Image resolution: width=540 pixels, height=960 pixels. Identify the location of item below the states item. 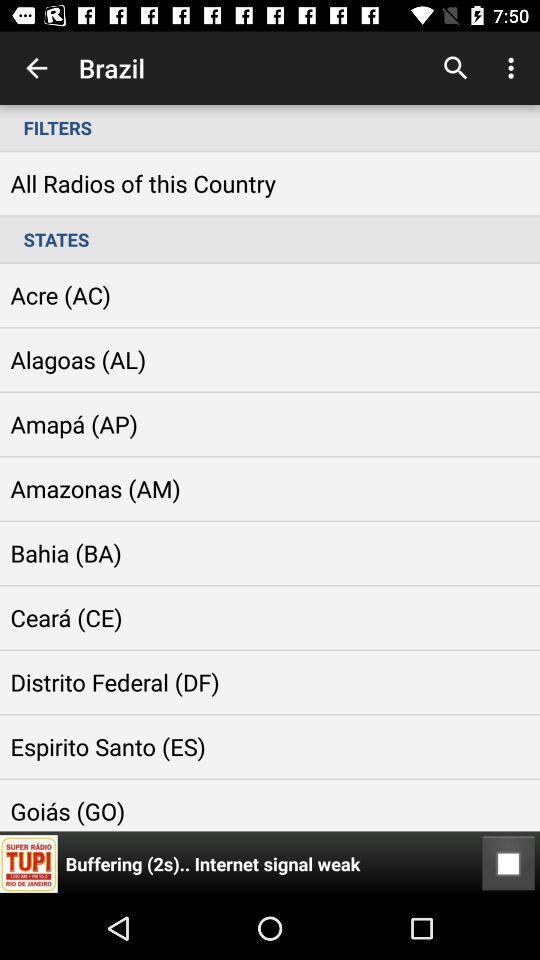
(508, 863).